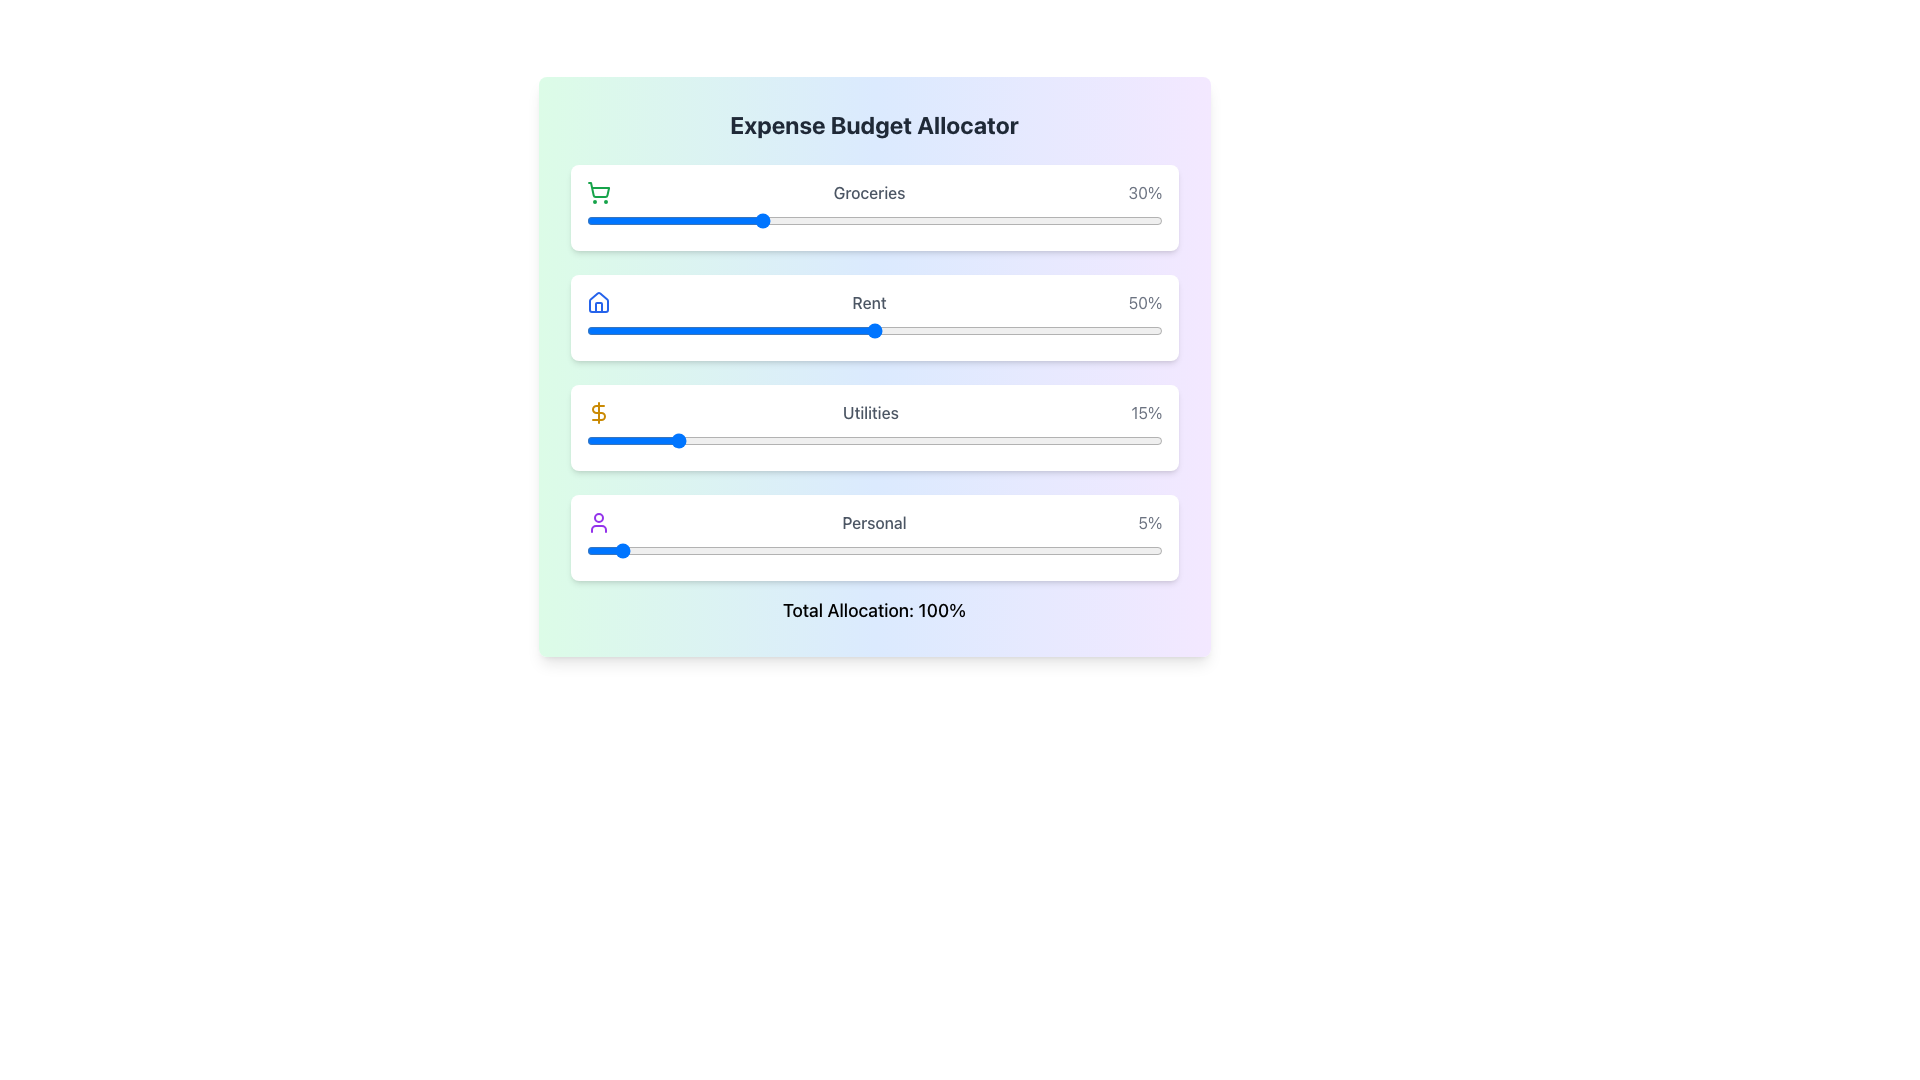 Image resolution: width=1920 pixels, height=1080 pixels. Describe the element at coordinates (874, 522) in the screenshot. I see `the Labeled Budget Indicator displaying 'Personal' with '5%'` at that location.